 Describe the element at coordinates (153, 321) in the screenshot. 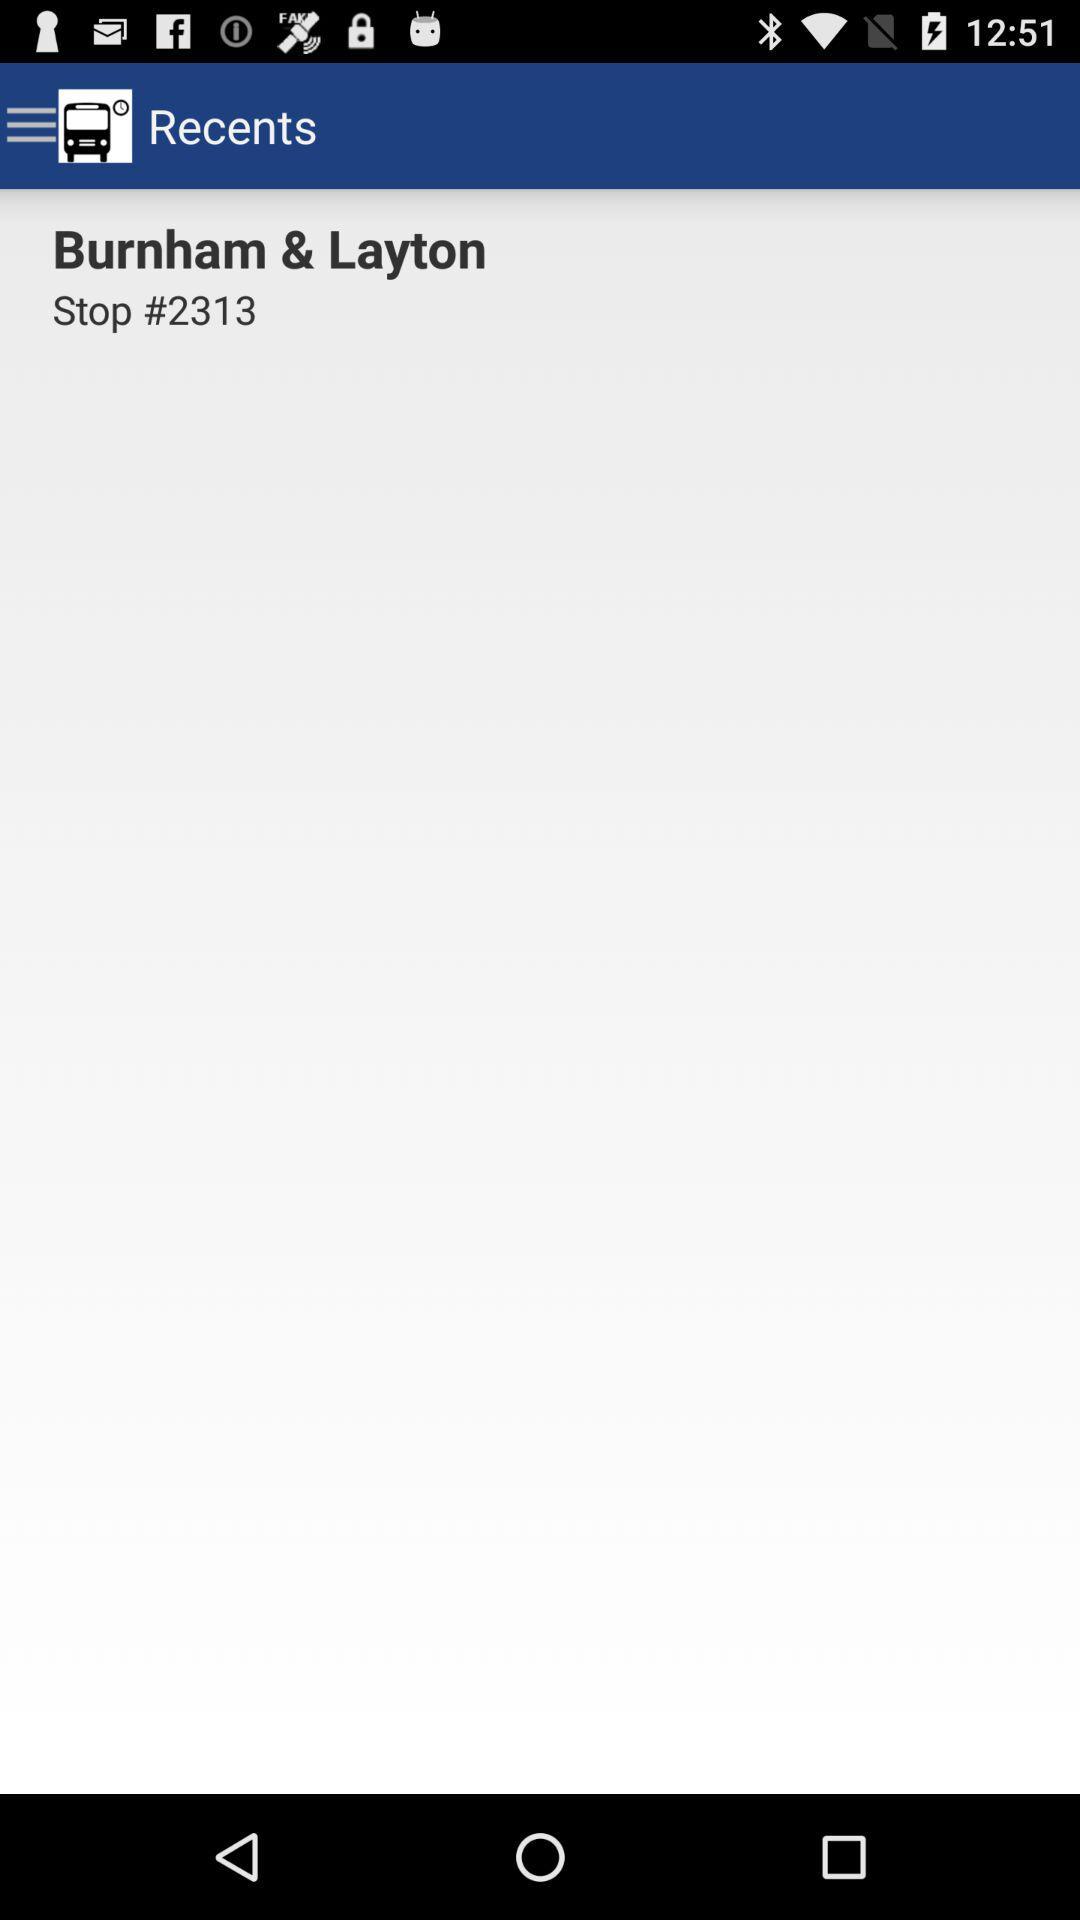

I see `stop #2313` at that location.